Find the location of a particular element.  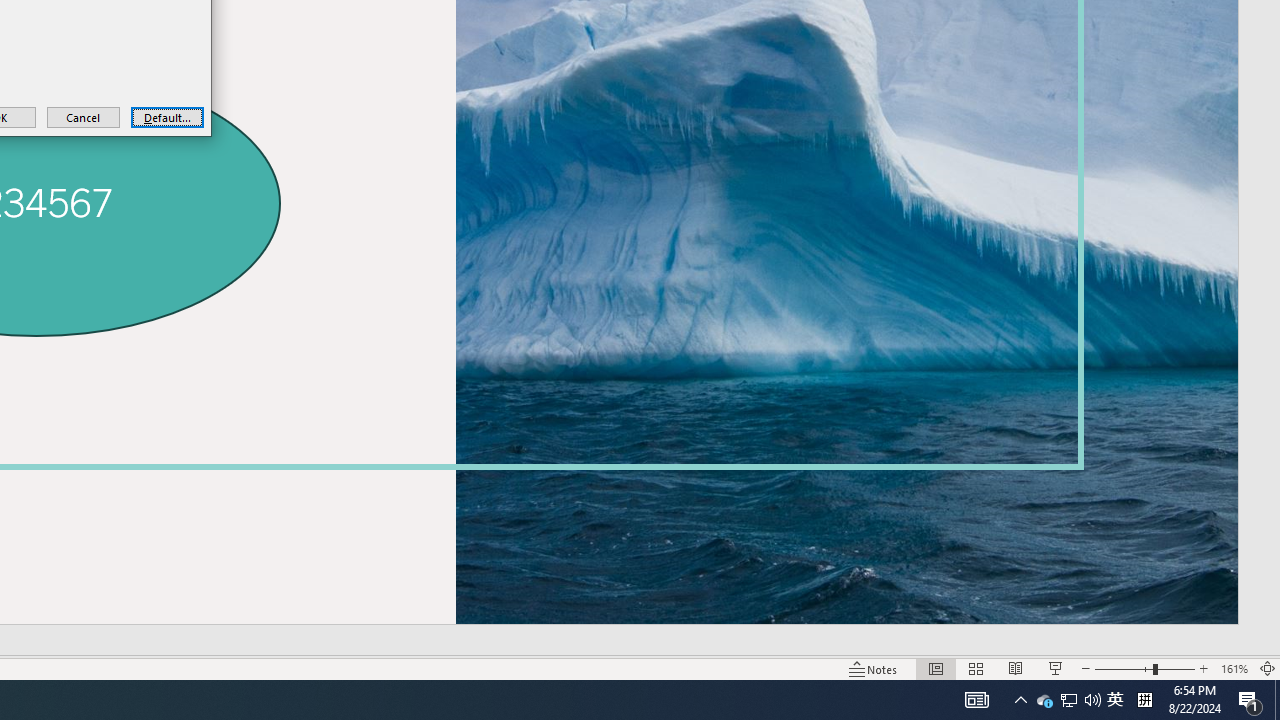

'Cancel' is located at coordinates (82, 117).